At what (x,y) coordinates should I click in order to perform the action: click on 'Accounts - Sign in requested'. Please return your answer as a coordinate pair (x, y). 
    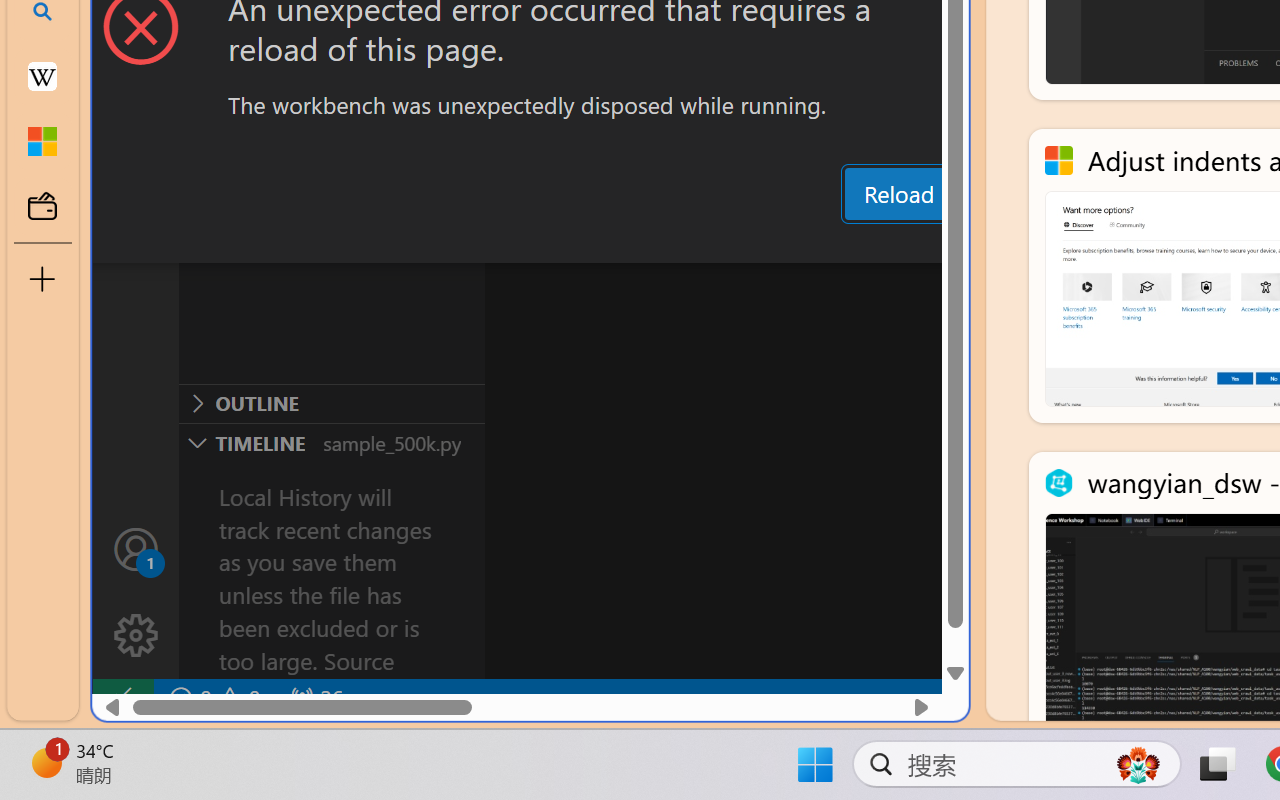
    Looking at the image, I should click on (134, 548).